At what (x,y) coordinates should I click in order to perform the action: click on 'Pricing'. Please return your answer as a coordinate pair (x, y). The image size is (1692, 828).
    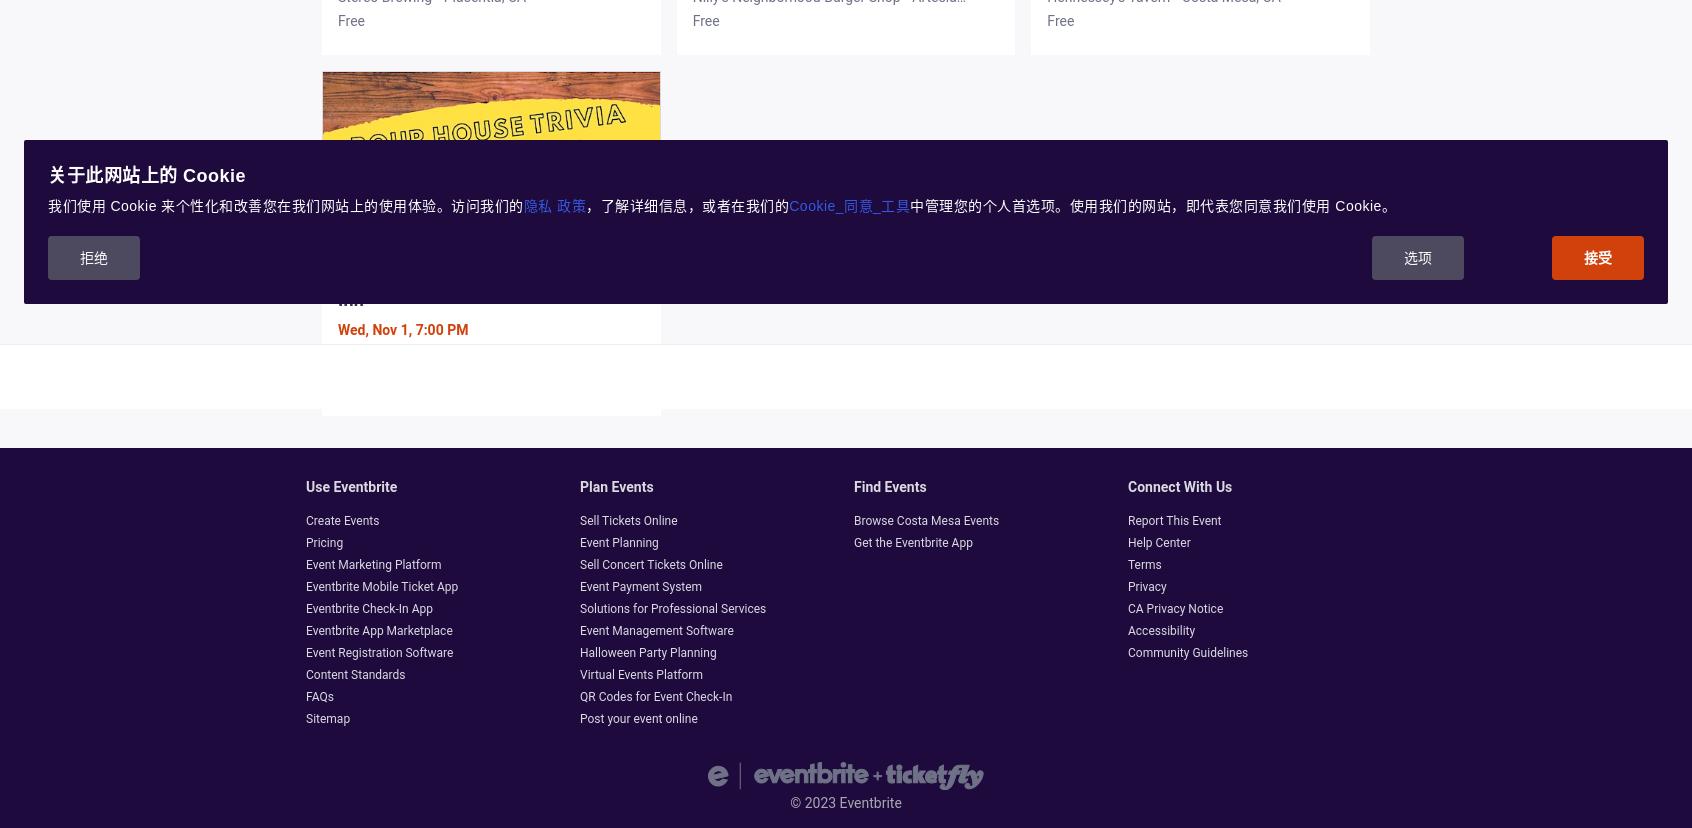
    Looking at the image, I should click on (323, 542).